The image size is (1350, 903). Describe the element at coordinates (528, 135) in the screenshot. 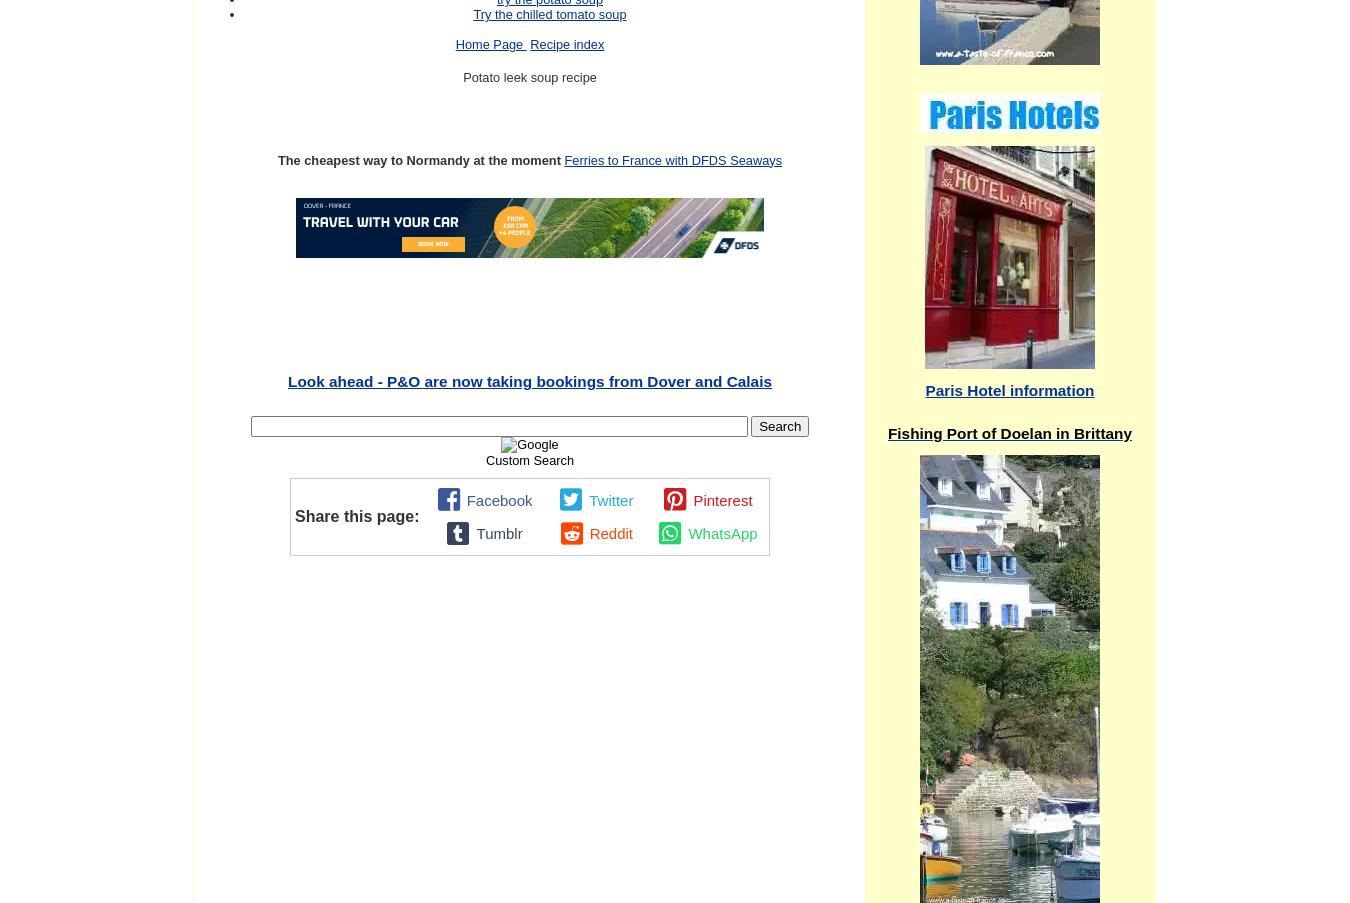

I see `'Continue reading "Caravan plots in Nouvion-le-vineux Picardy "'` at that location.